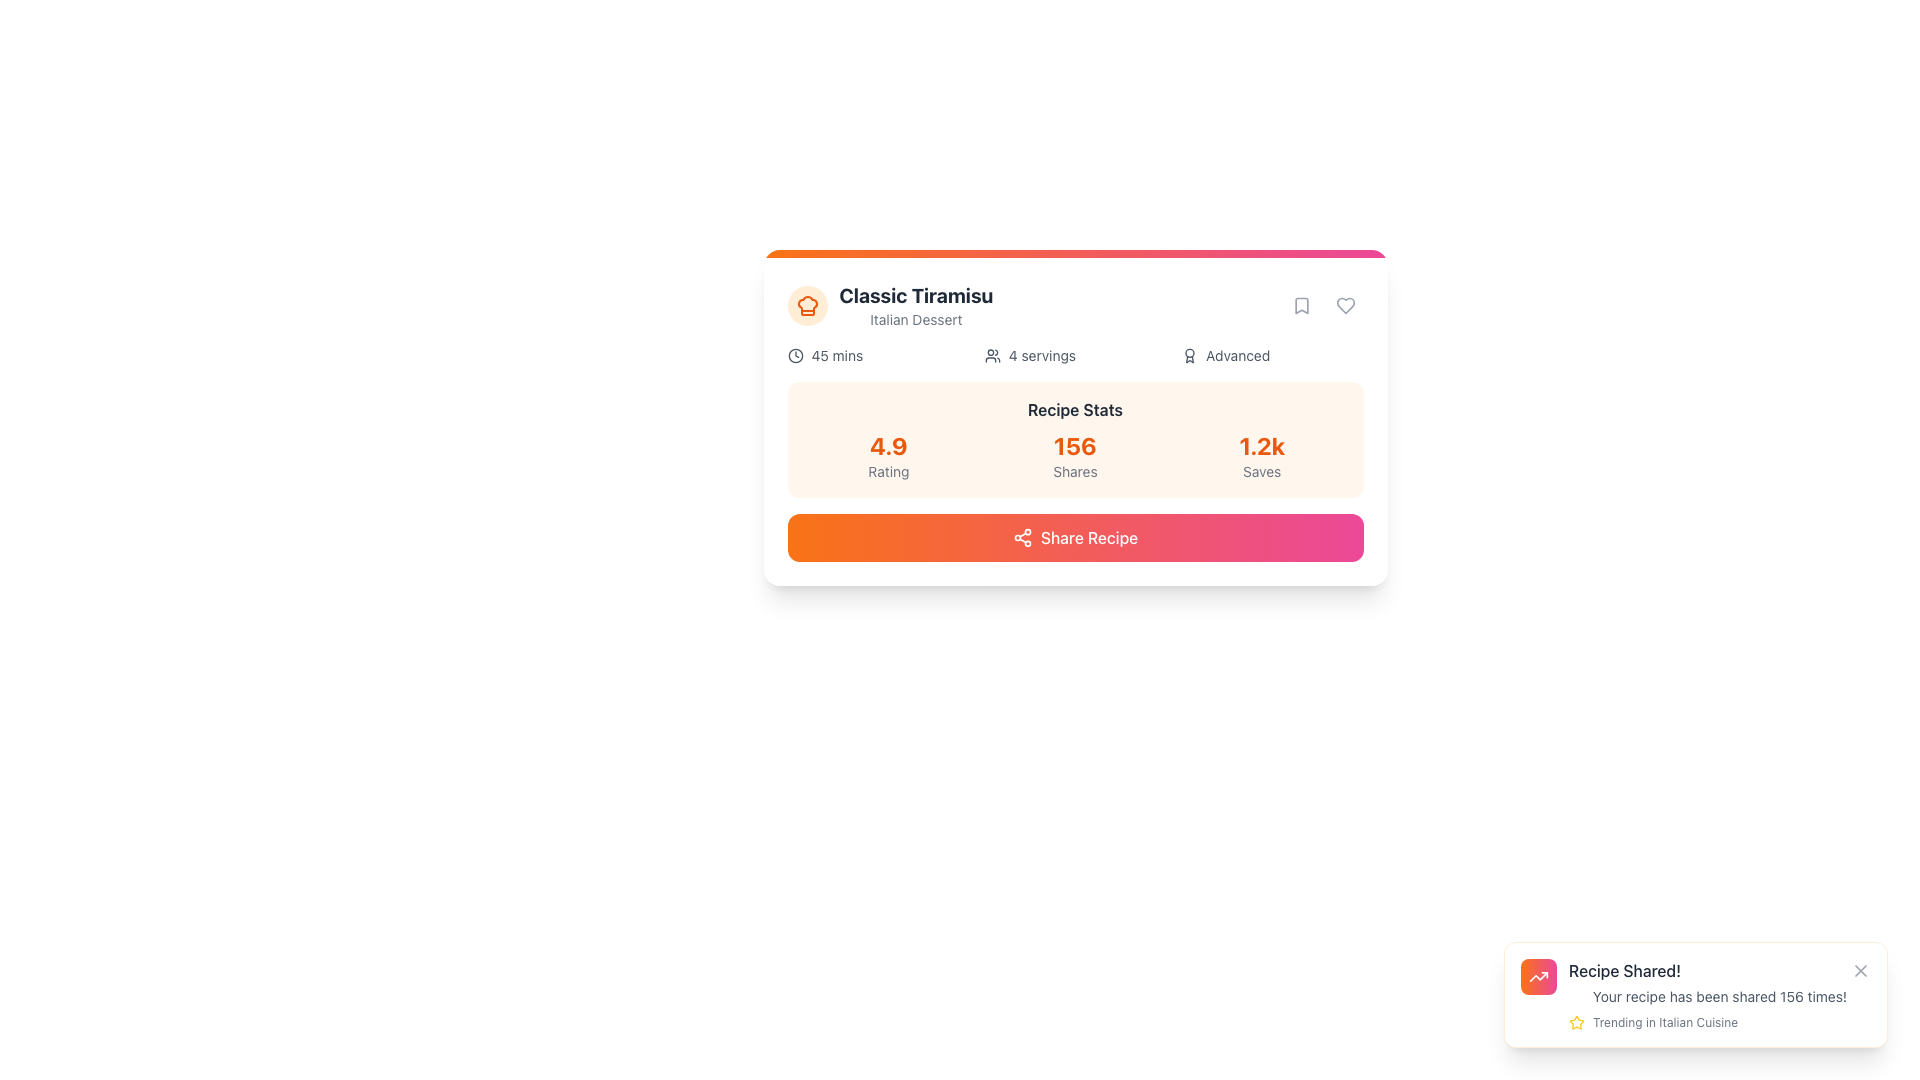 The image size is (1920, 1080). I want to click on the icon representing a group or multiple users, which is located to the left of the text '4 servings', so click(992, 354).